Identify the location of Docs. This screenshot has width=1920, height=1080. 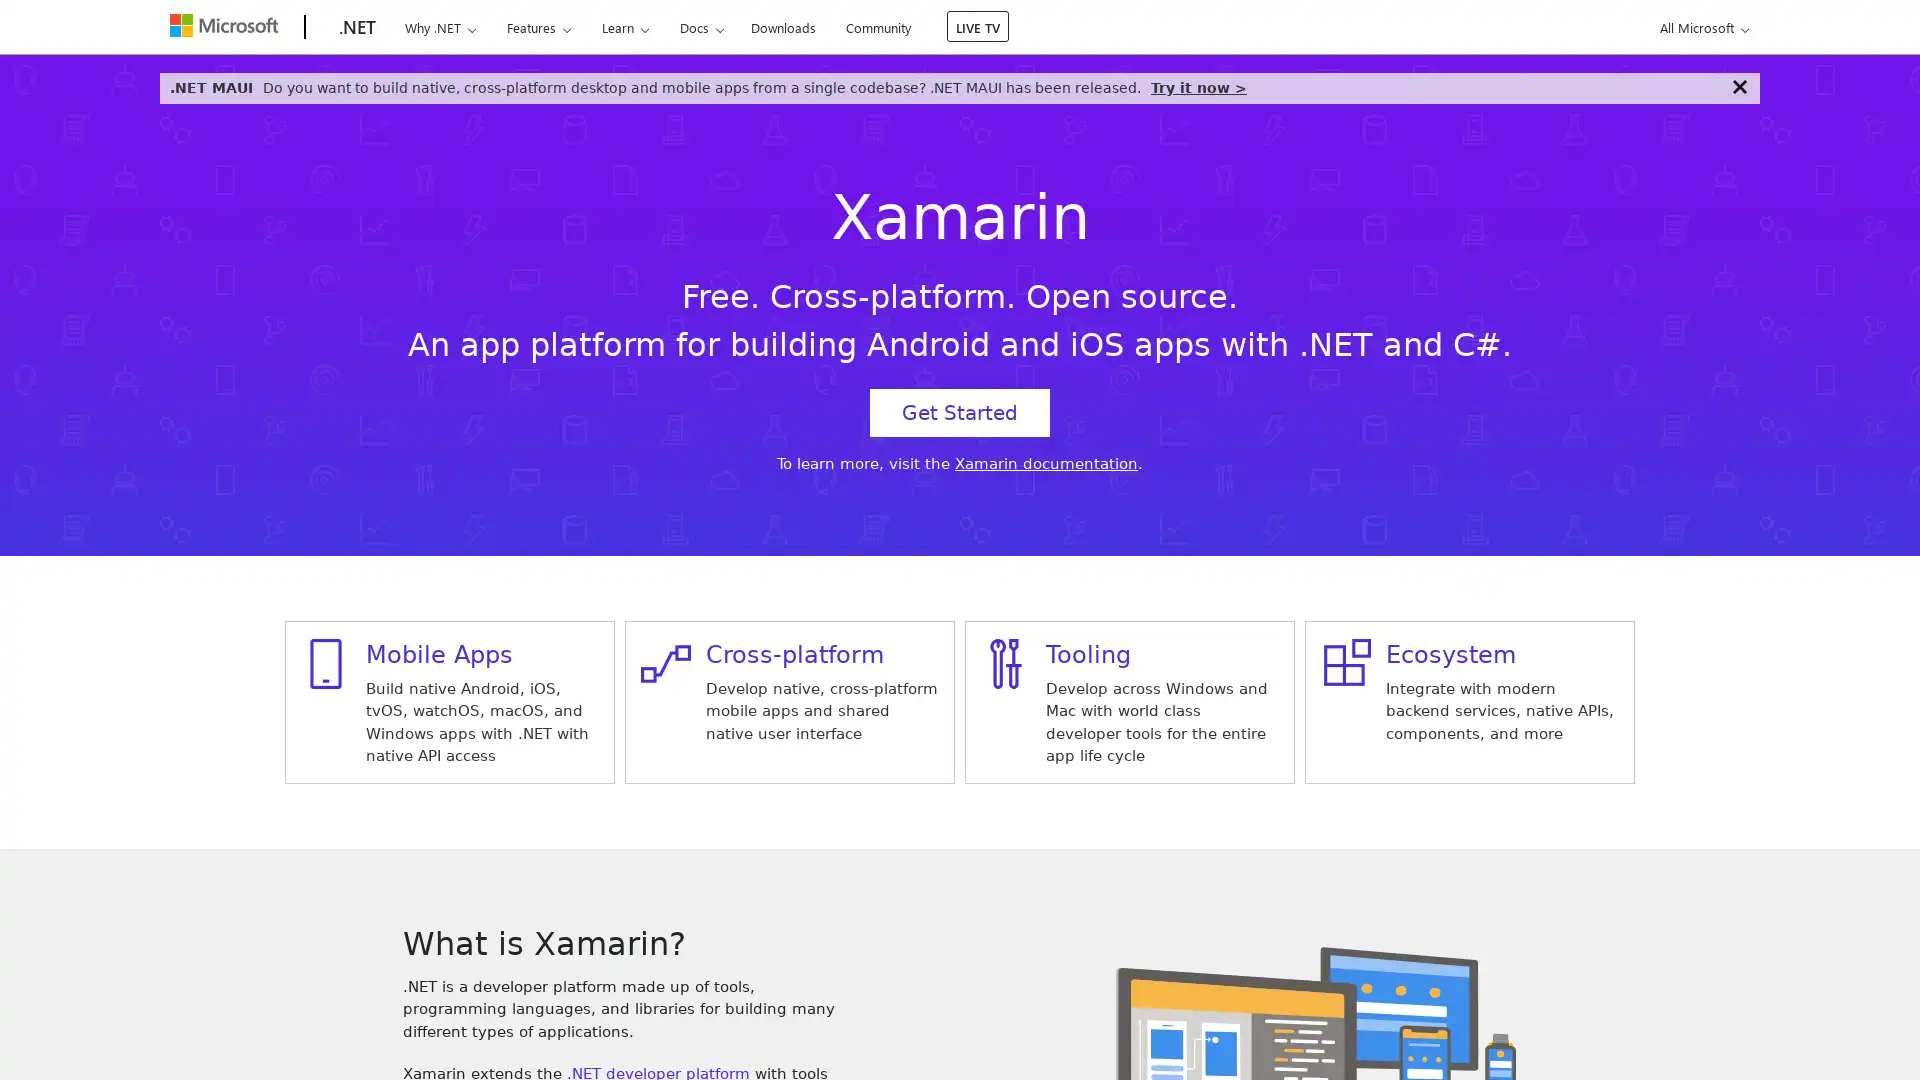
(701, 27).